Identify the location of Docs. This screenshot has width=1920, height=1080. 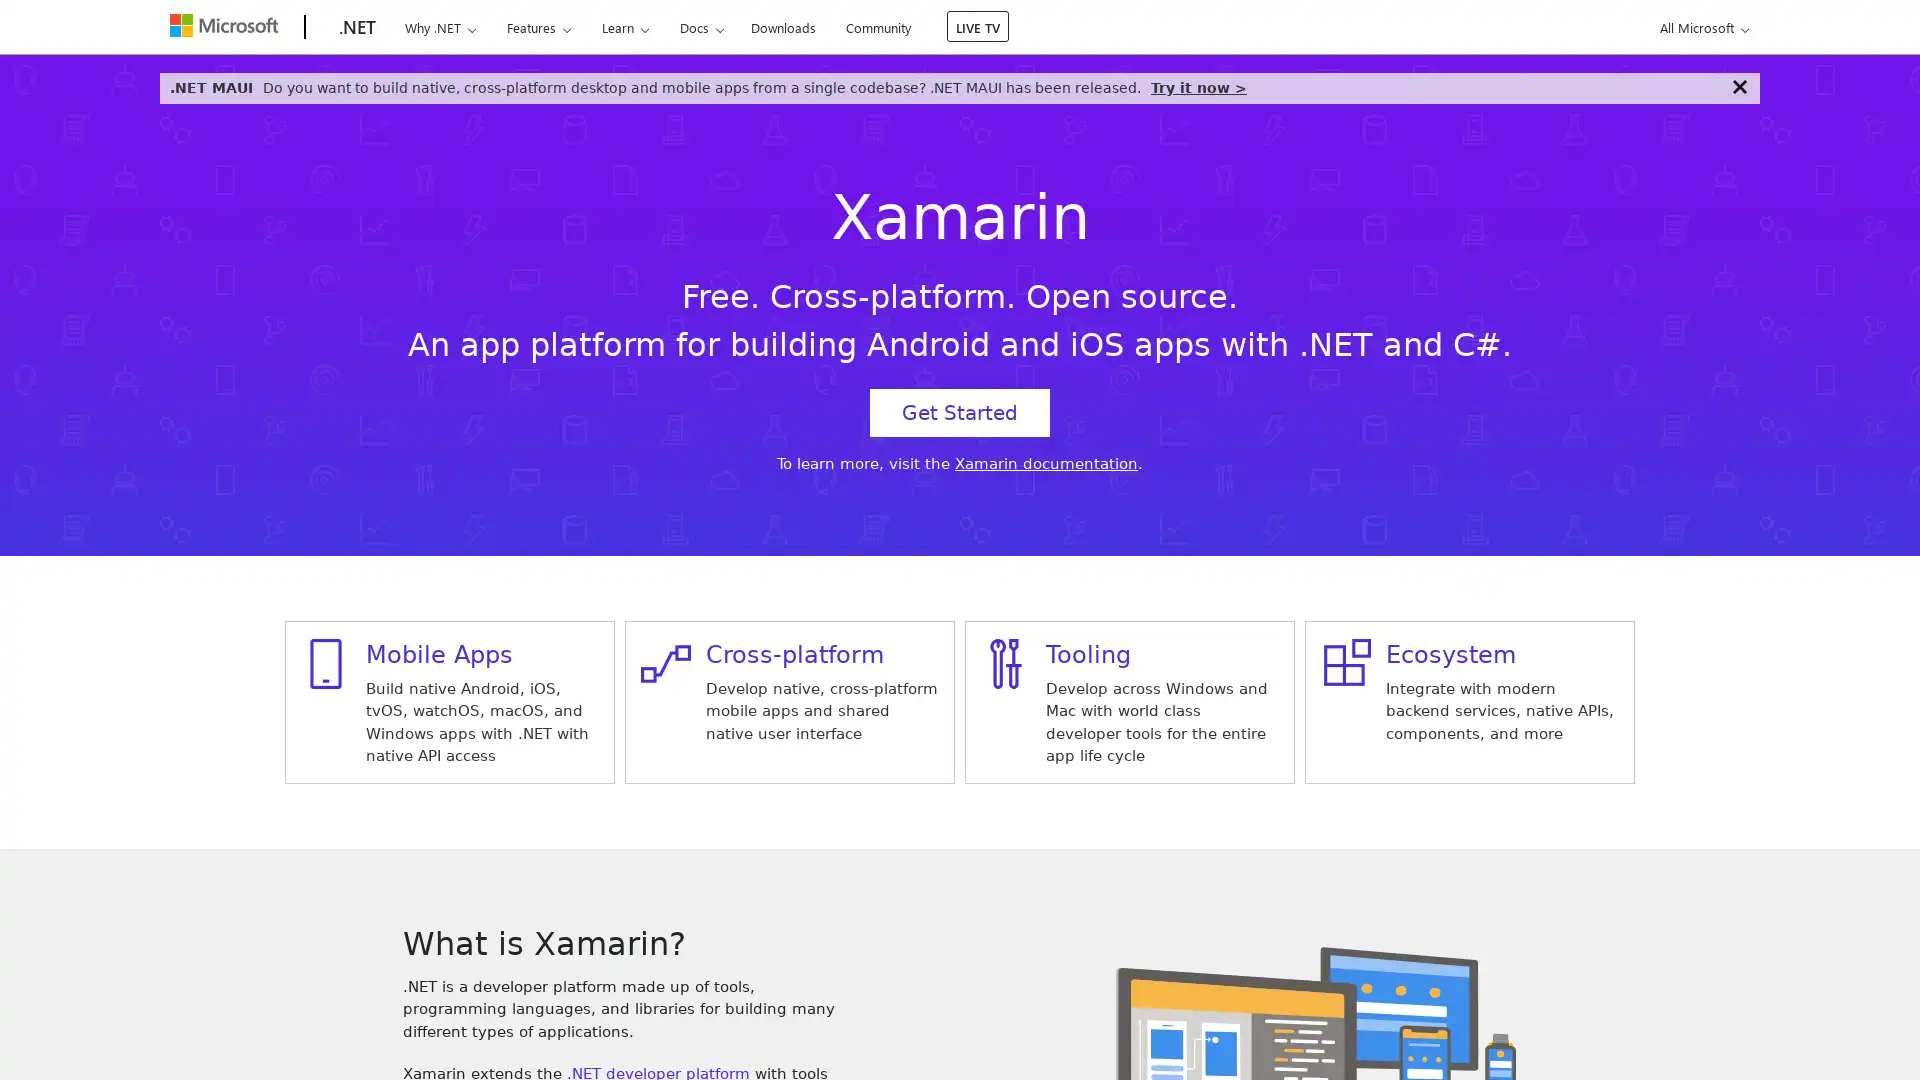
(701, 27).